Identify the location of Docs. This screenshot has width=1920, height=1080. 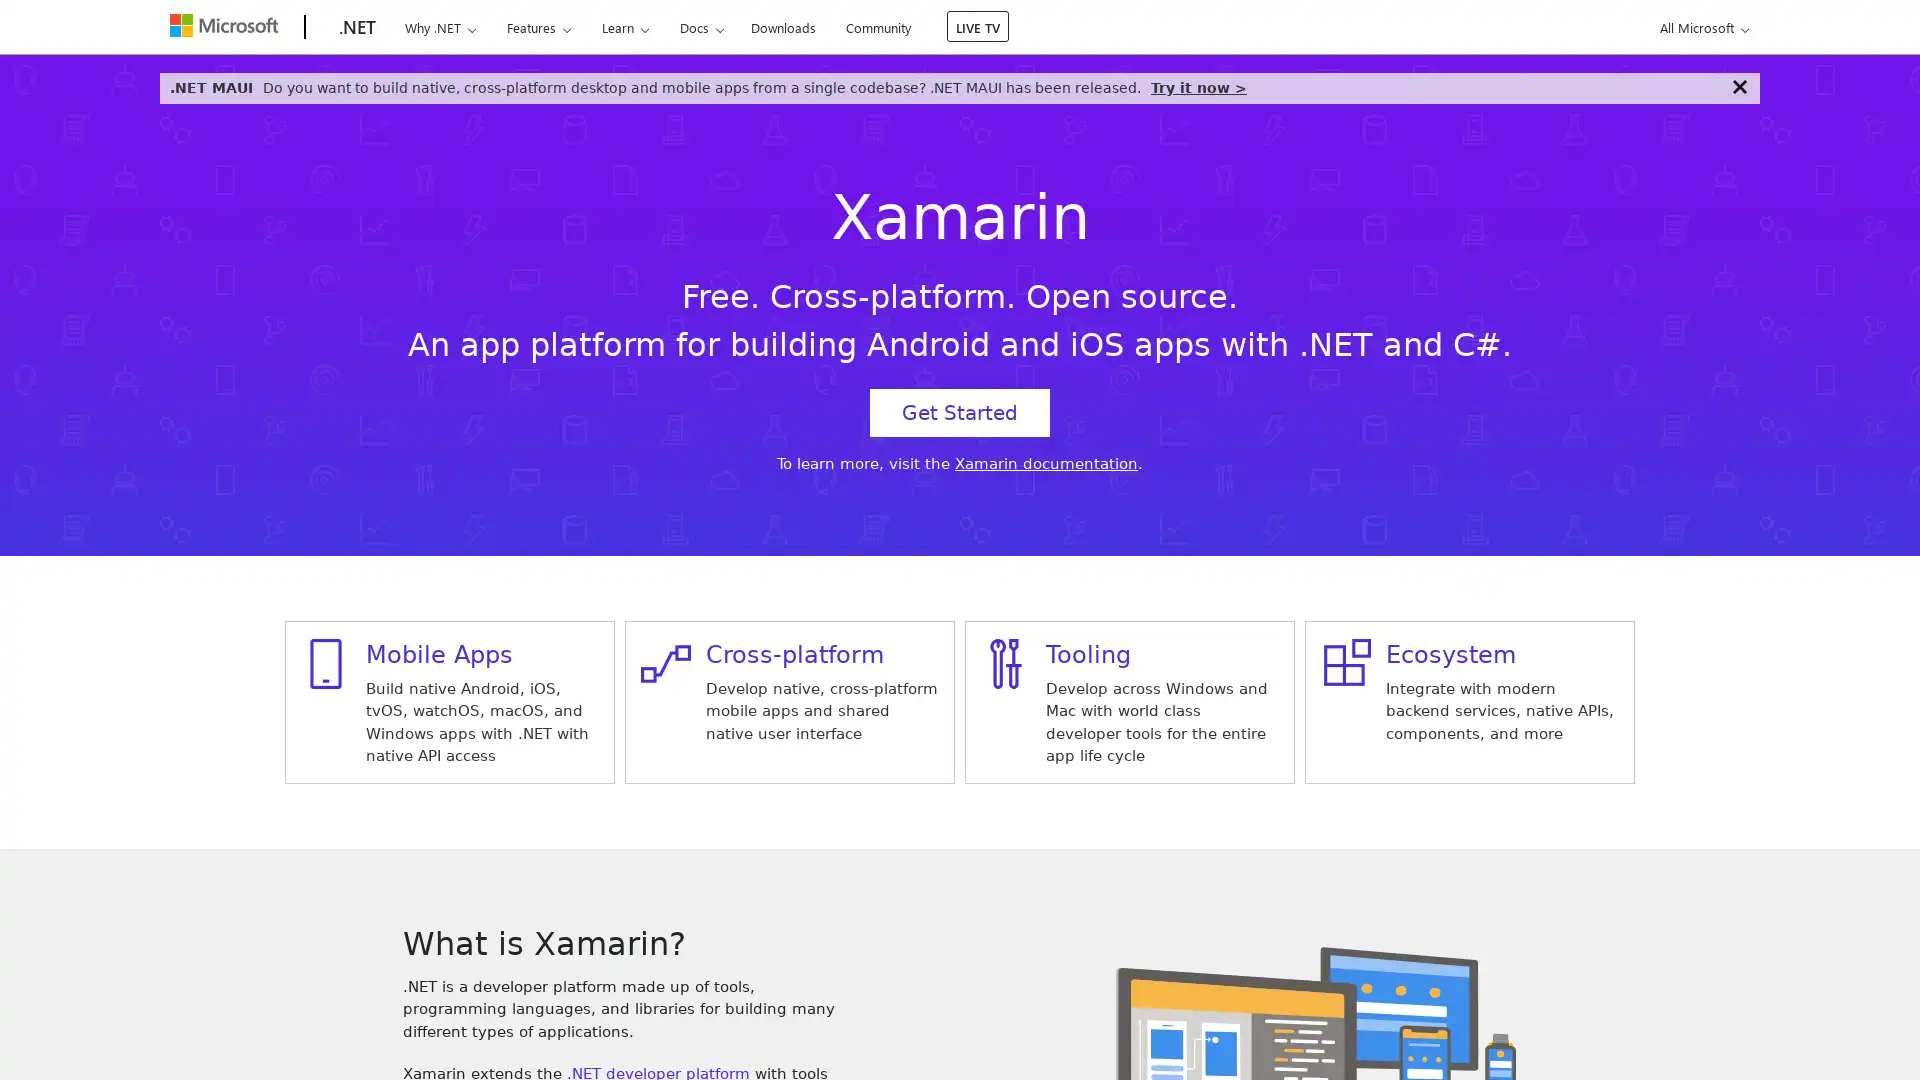
(701, 27).